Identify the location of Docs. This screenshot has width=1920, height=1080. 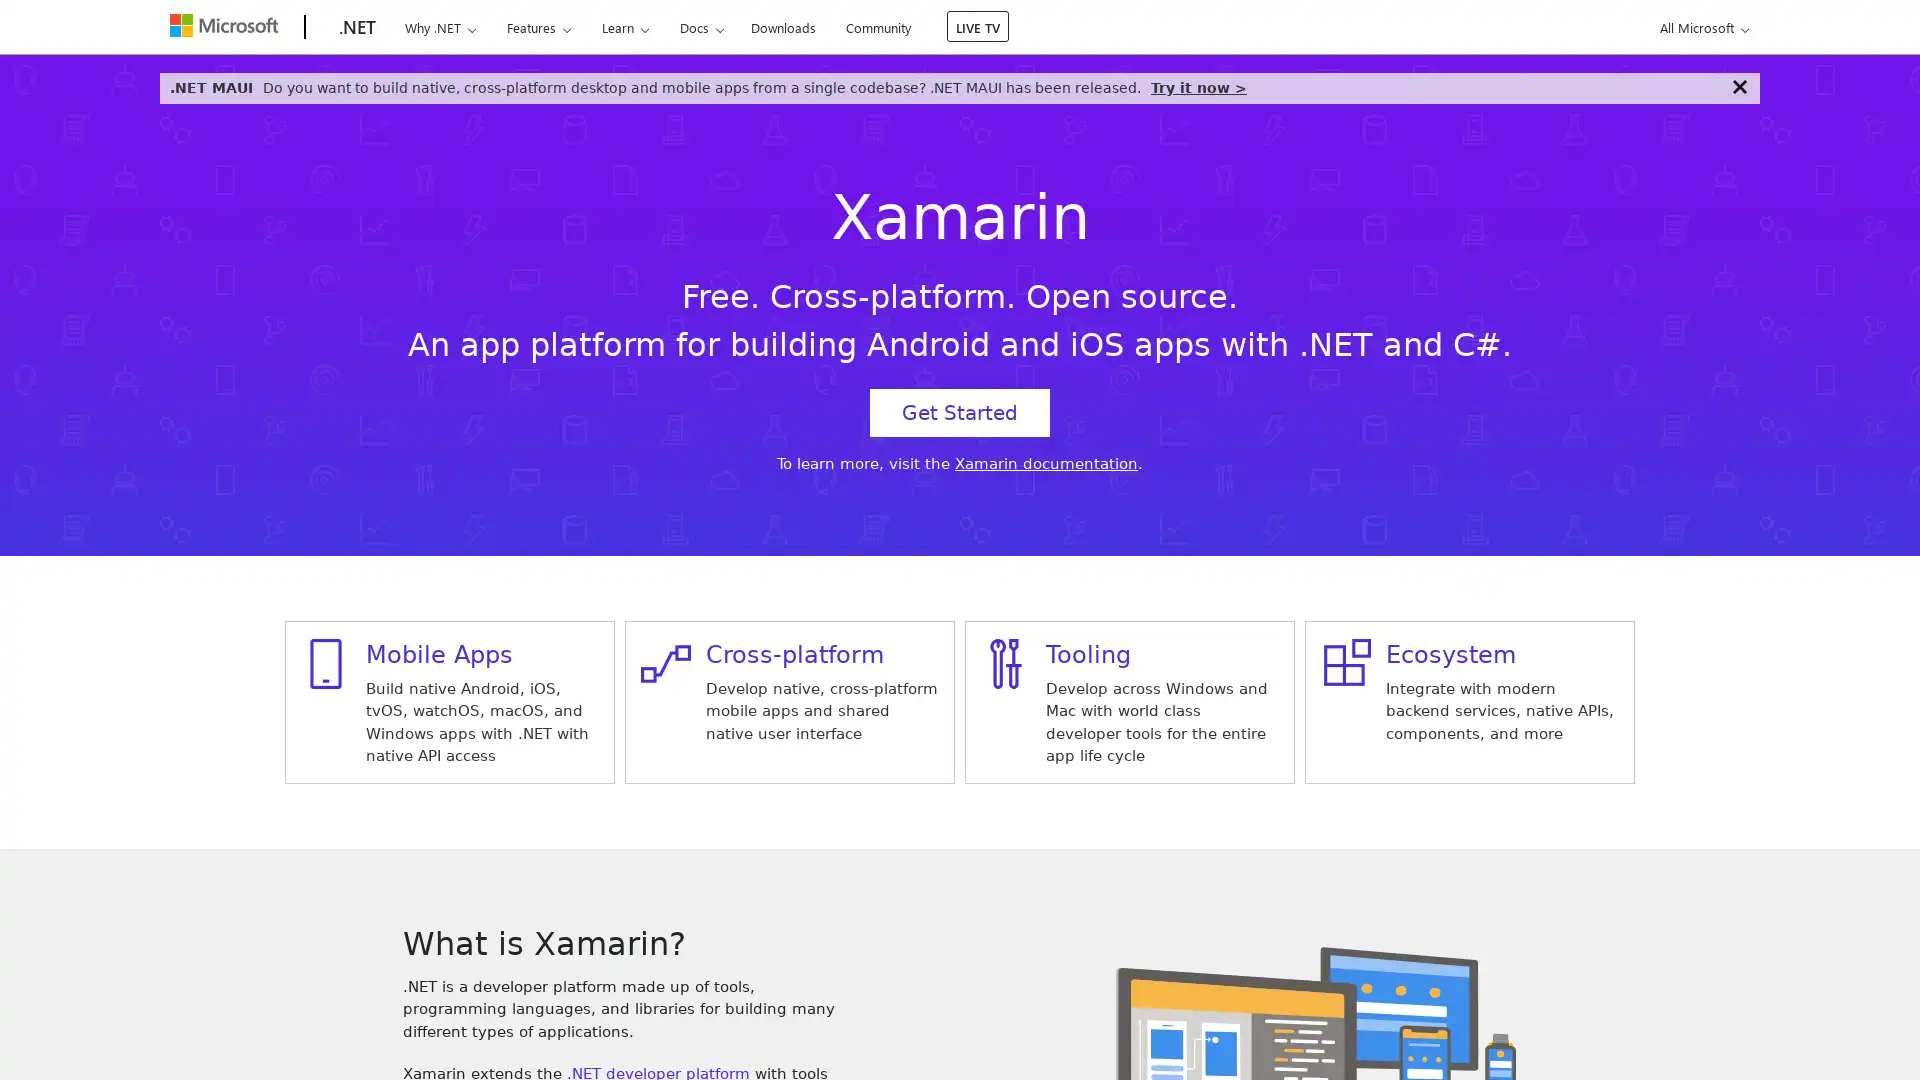
(701, 27).